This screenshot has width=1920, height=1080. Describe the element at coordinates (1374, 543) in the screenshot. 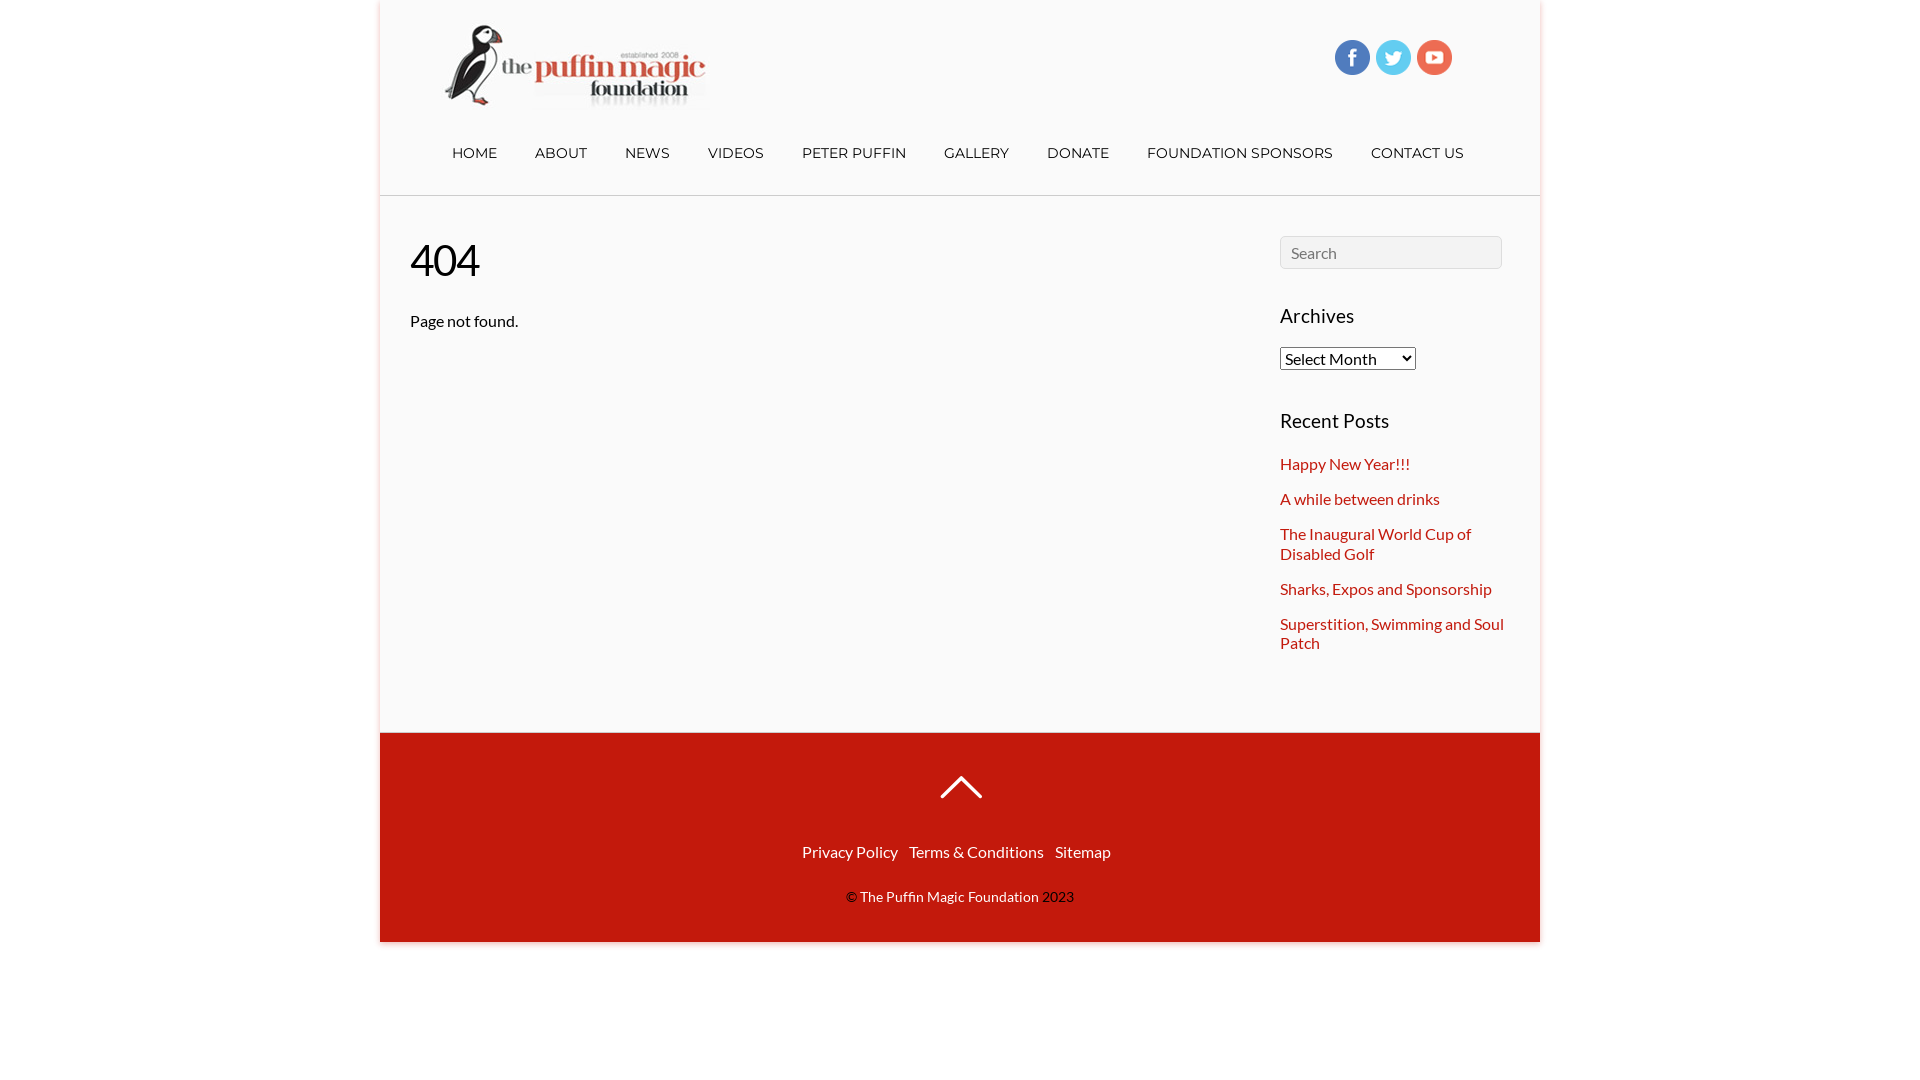

I see `'The Inaugural World Cup of Disabled Golf'` at that location.